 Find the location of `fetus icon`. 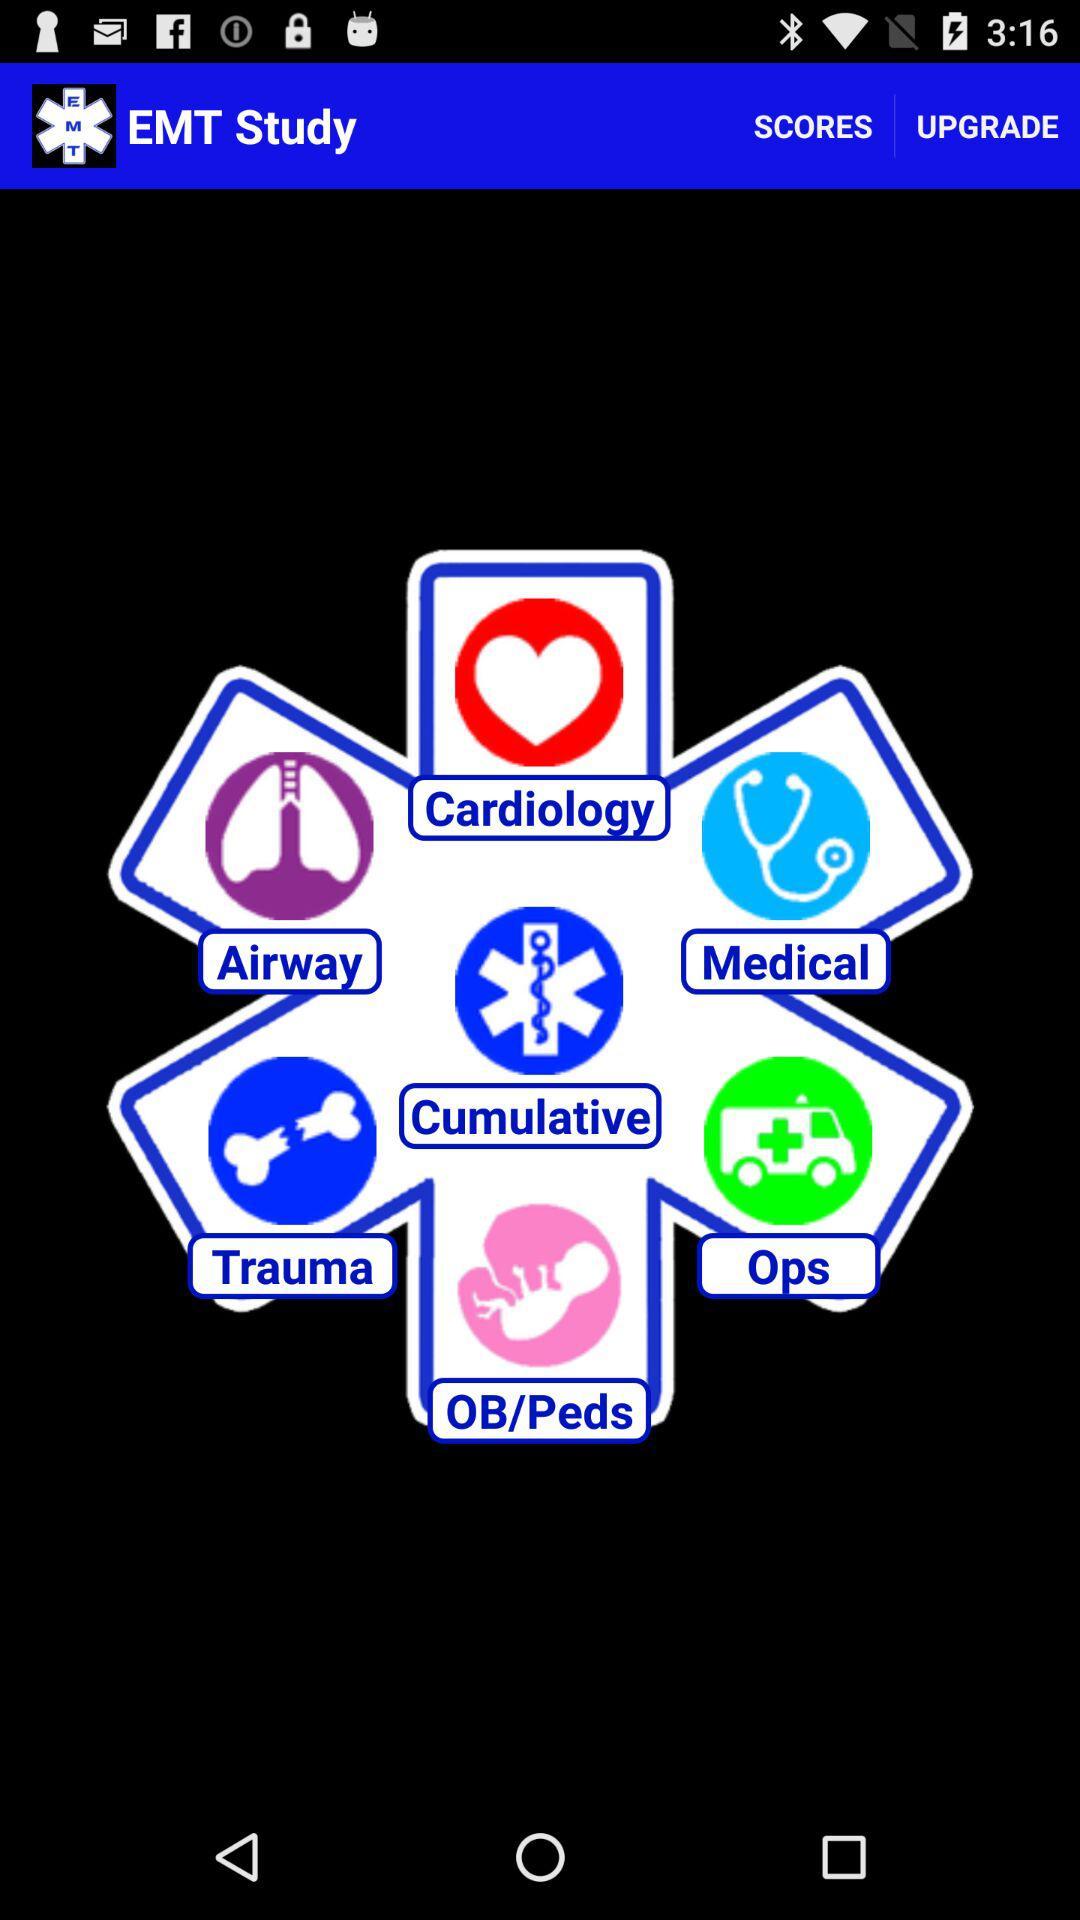

fetus icon is located at coordinates (538, 1285).